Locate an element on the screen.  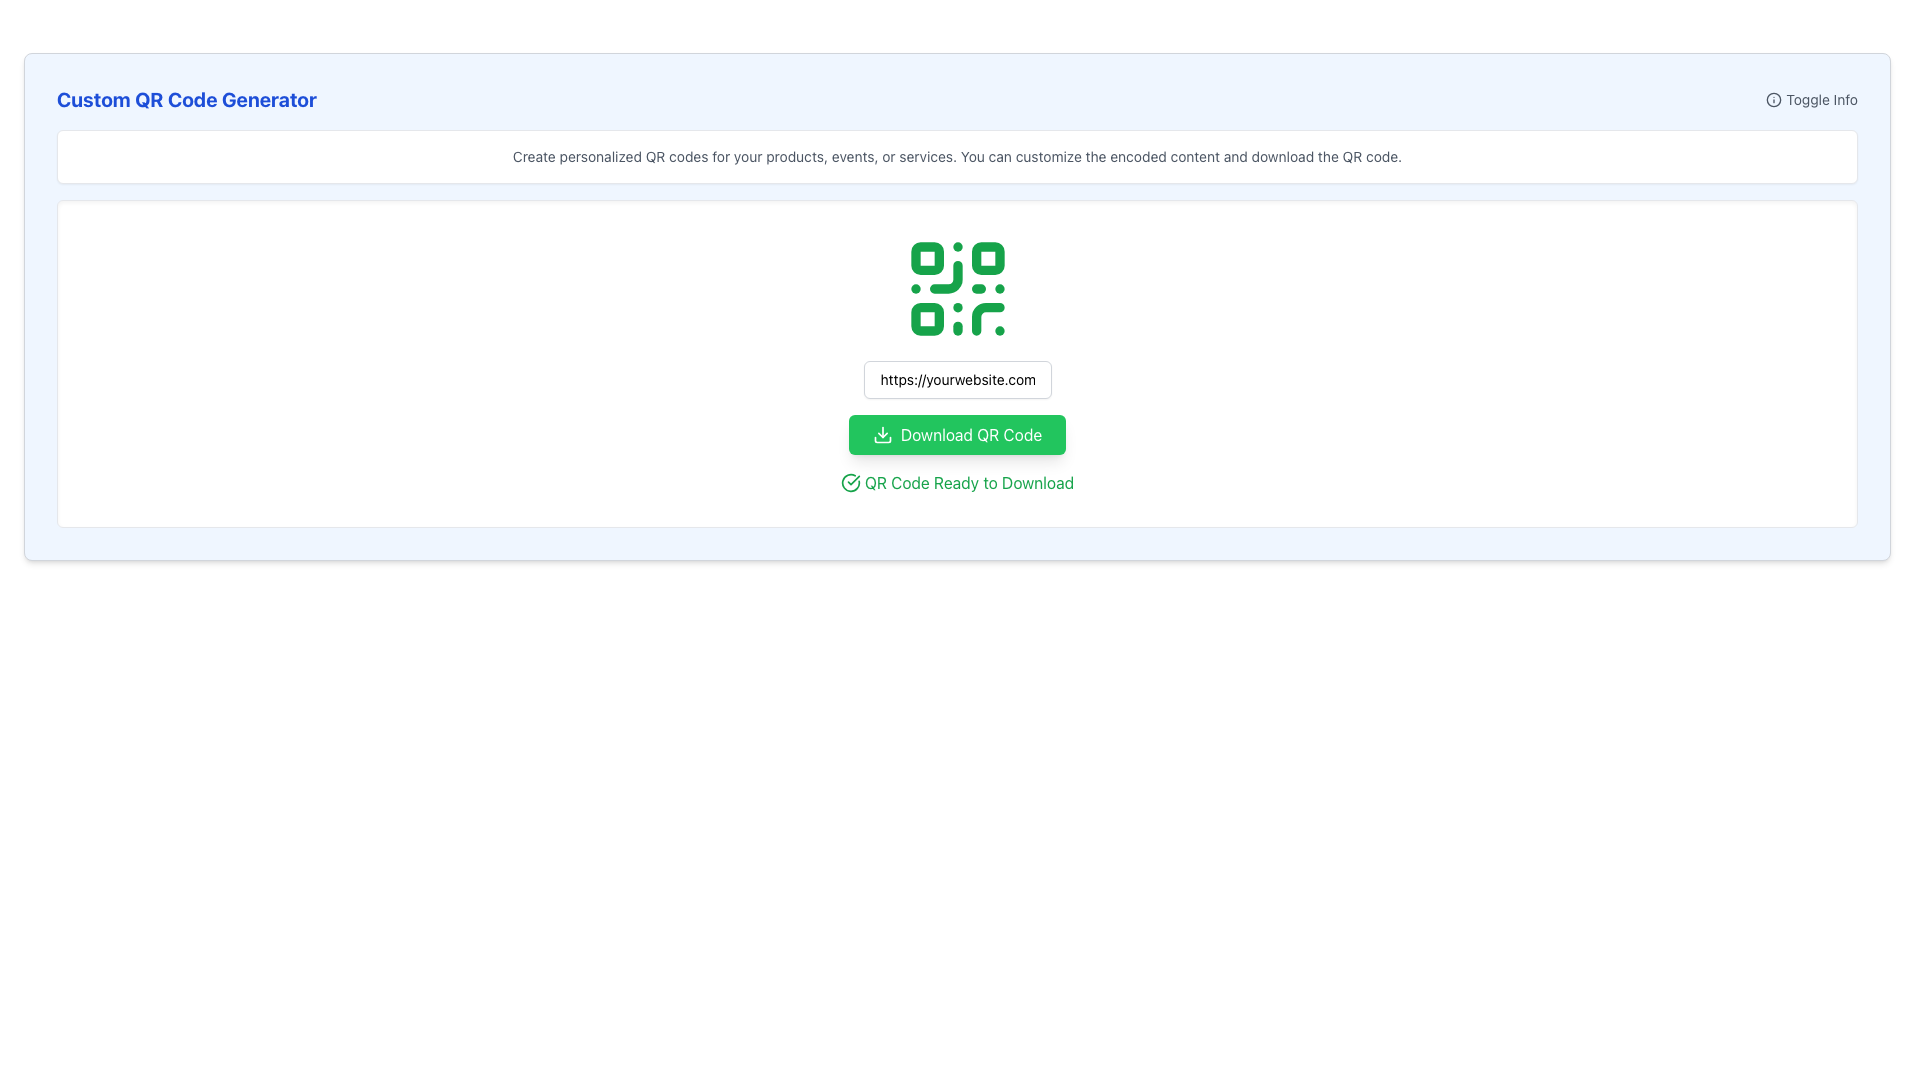
the appearance of the circular 'info' icon located at the top right corner of the interface, which is outlined with a dark border and contains an 'i' shape in the center is located at coordinates (1774, 100).